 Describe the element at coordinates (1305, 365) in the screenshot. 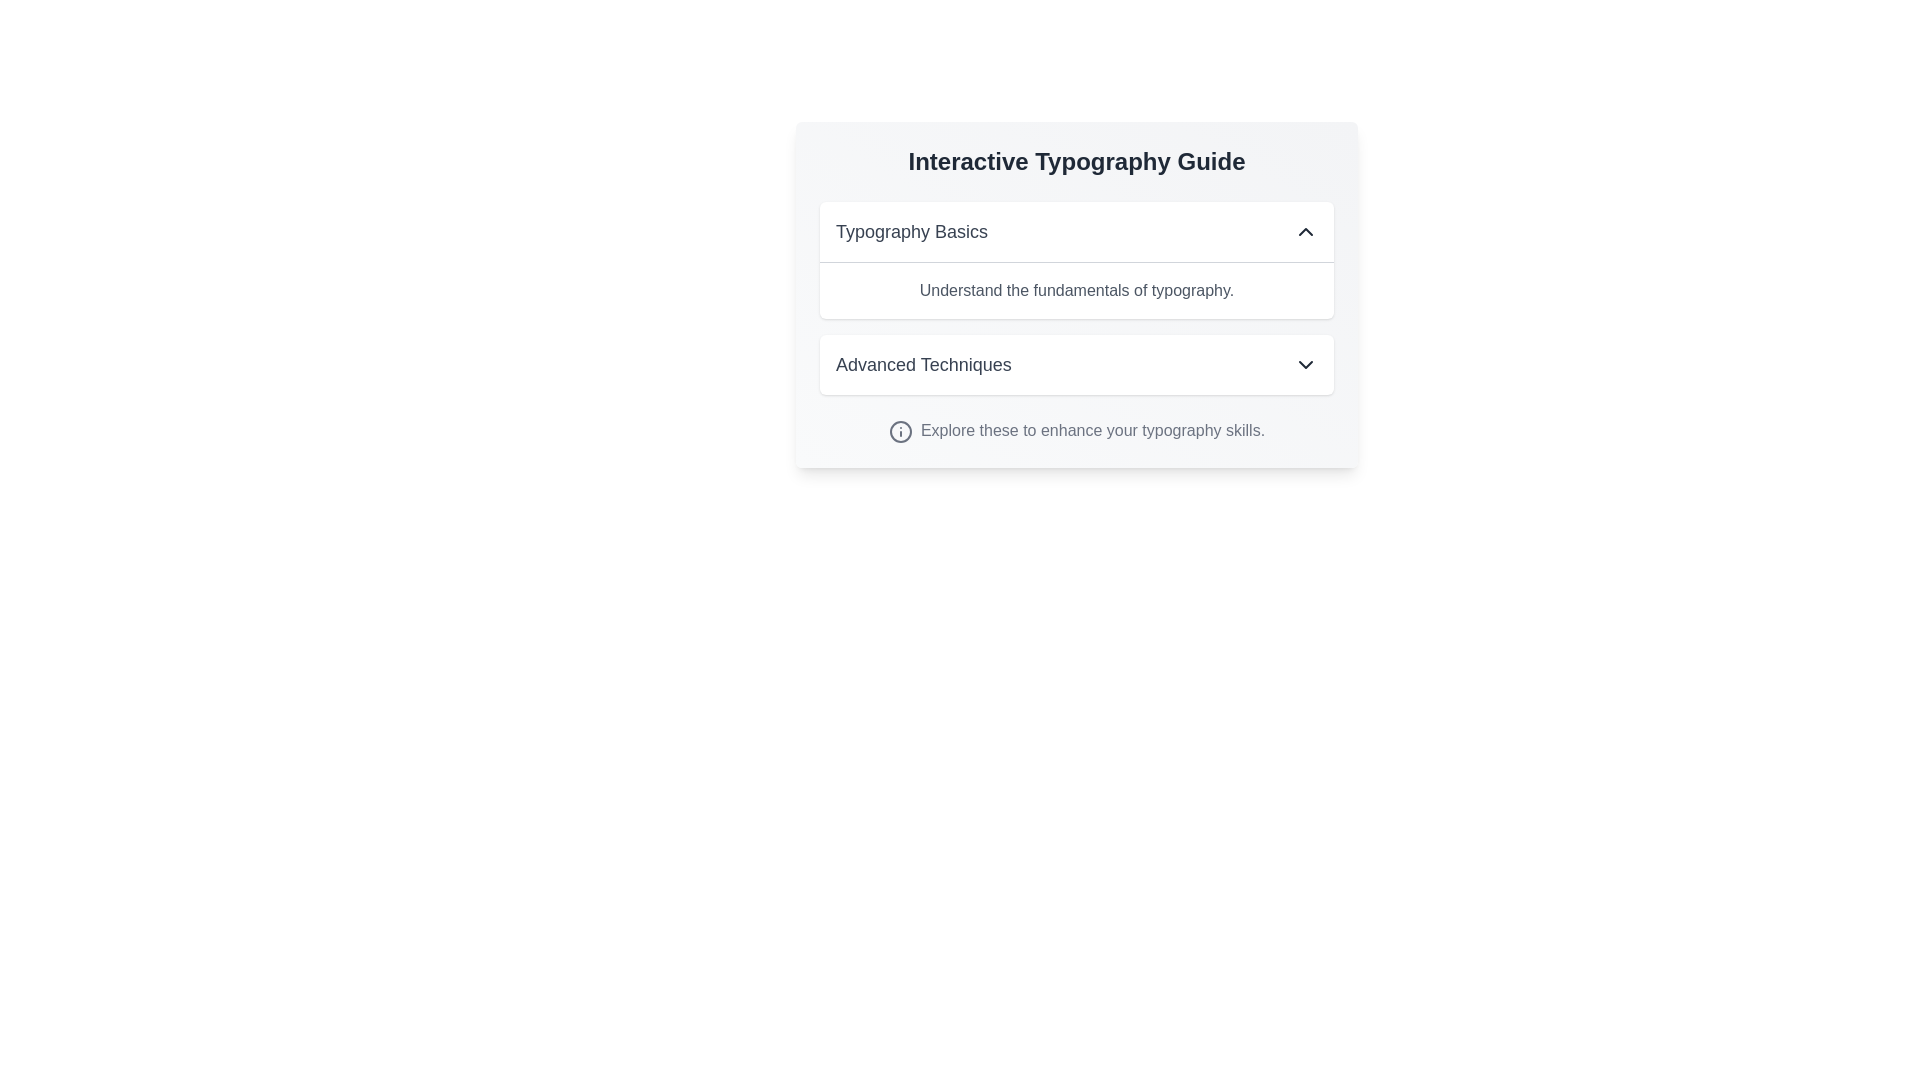

I see `the downward-facing chevron icon next to 'Advanced Techniques'` at that location.